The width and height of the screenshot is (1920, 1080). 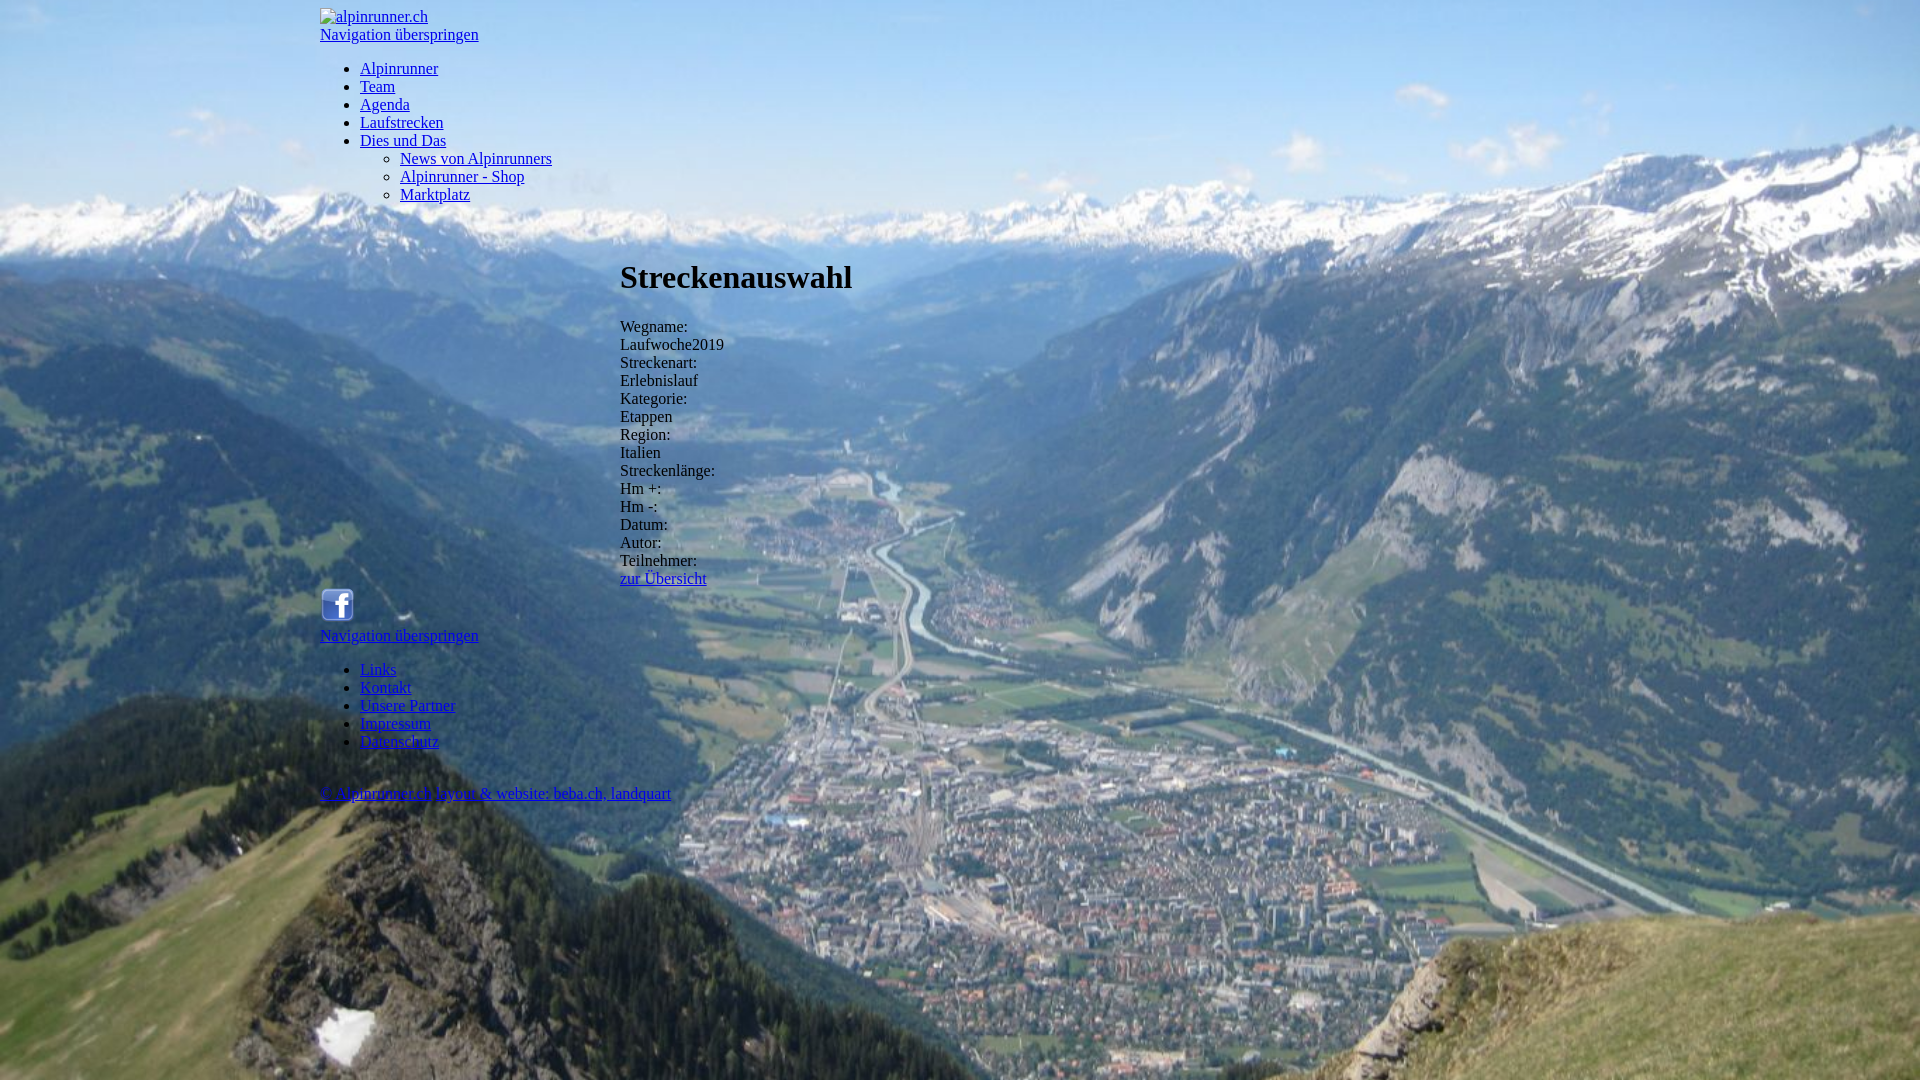 I want to click on 'Datenschutz', so click(x=399, y=741).